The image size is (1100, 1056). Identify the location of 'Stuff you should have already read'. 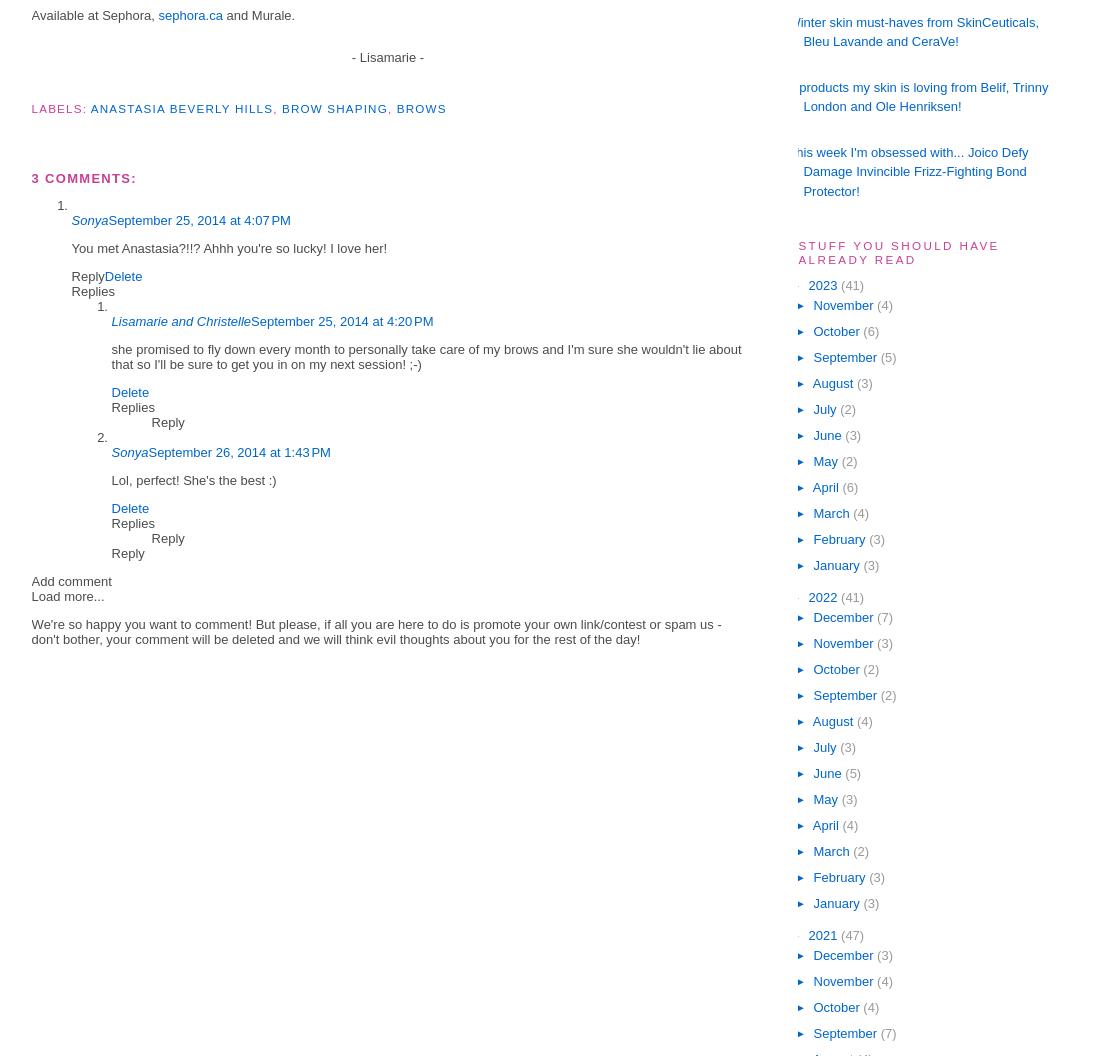
(798, 251).